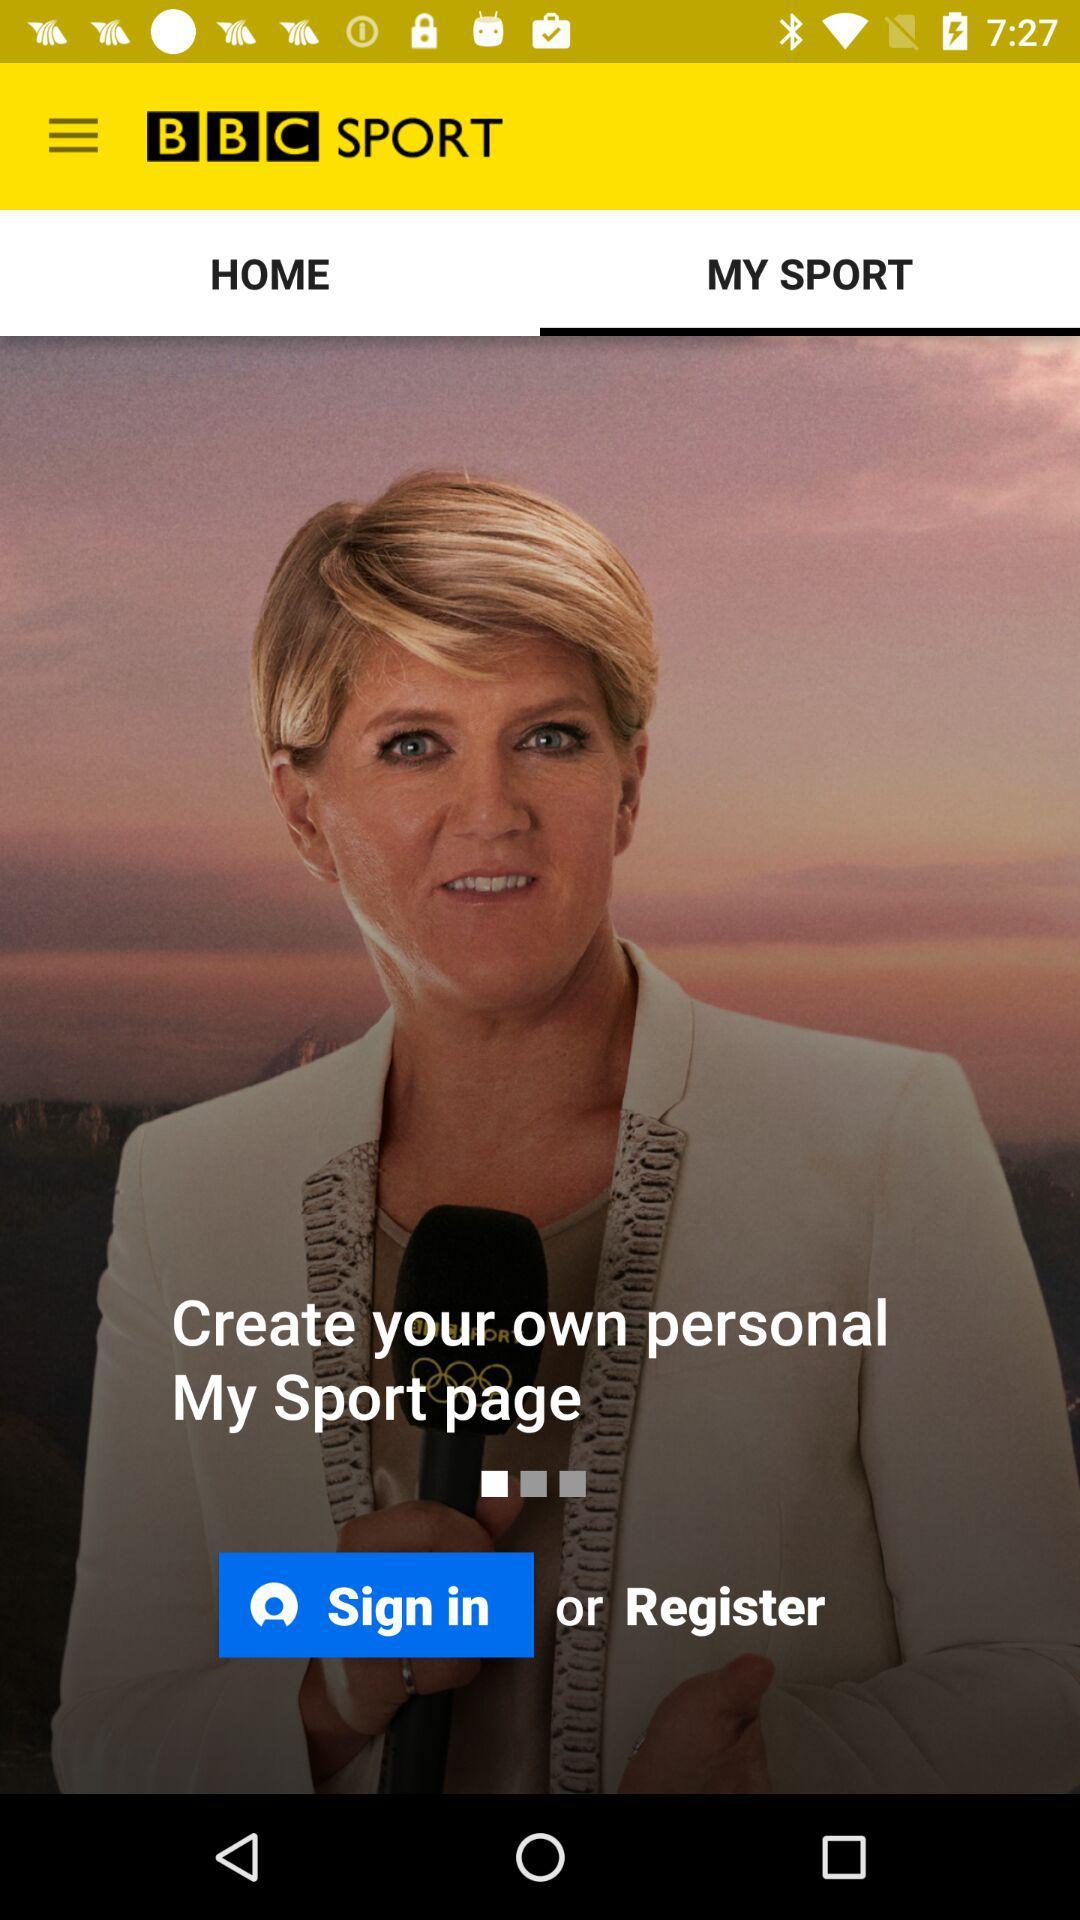  I want to click on home, so click(270, 272).